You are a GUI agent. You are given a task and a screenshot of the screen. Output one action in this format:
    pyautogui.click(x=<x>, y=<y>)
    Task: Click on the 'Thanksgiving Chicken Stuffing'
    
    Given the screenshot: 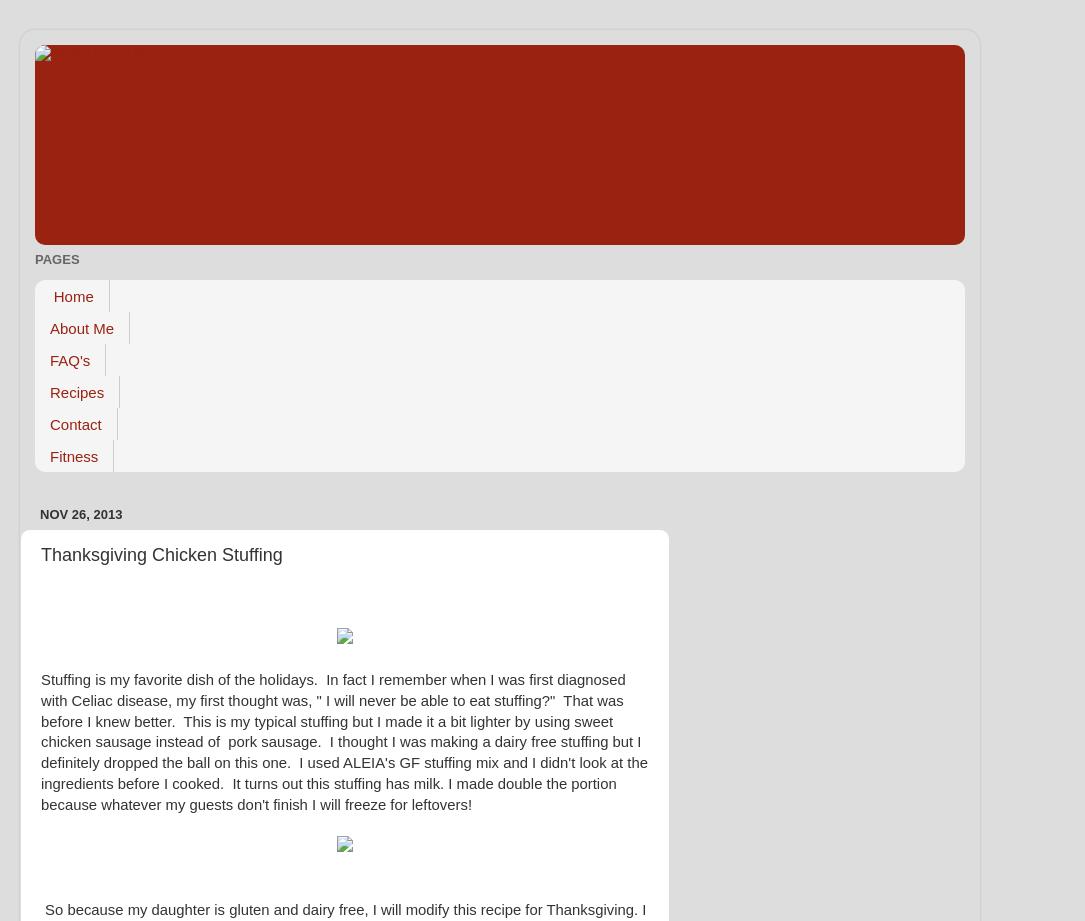 What is the action you would take?
    pyautogui.click(x=161, y=552)
    